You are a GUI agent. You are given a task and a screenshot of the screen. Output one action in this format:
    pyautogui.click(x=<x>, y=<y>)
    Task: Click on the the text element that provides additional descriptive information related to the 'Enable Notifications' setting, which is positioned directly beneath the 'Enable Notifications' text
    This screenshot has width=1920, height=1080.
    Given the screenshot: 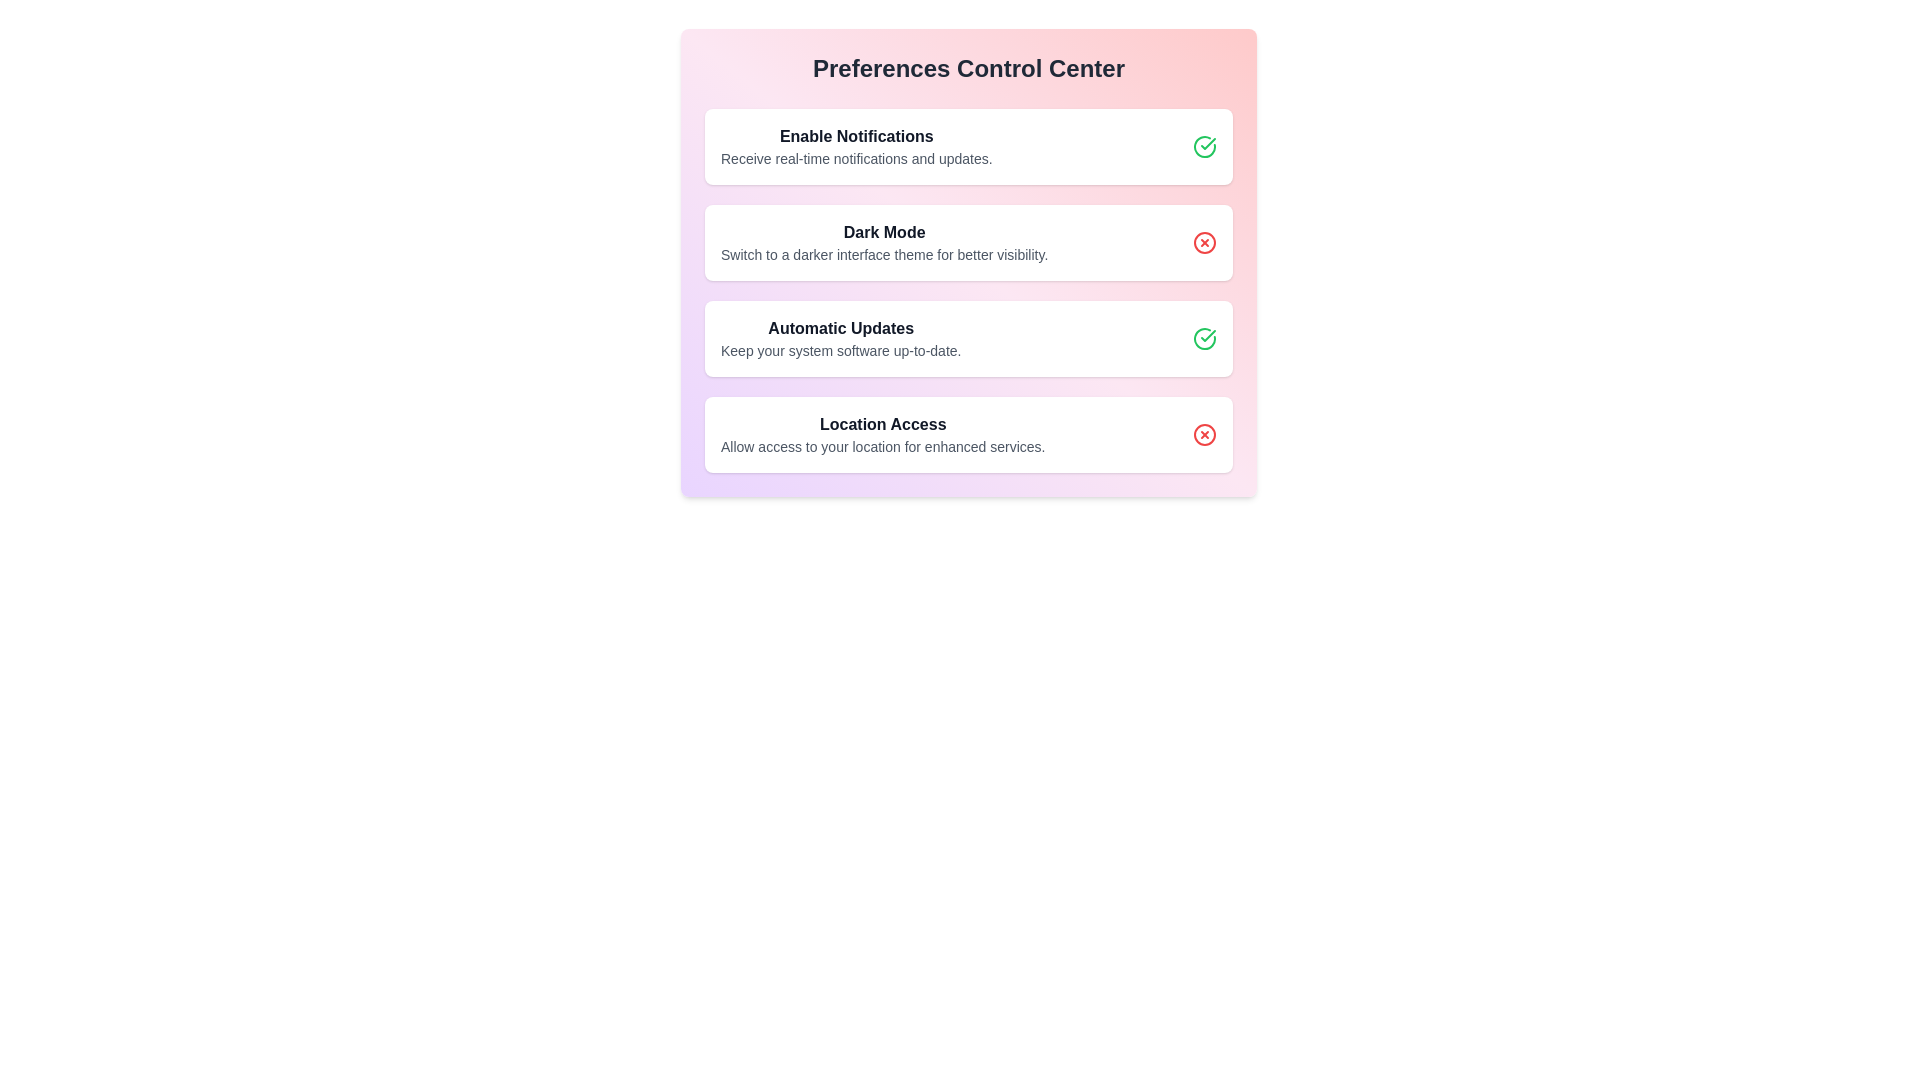 What is the action you would take?
    pyautogui.click(x=856, y=157)
    